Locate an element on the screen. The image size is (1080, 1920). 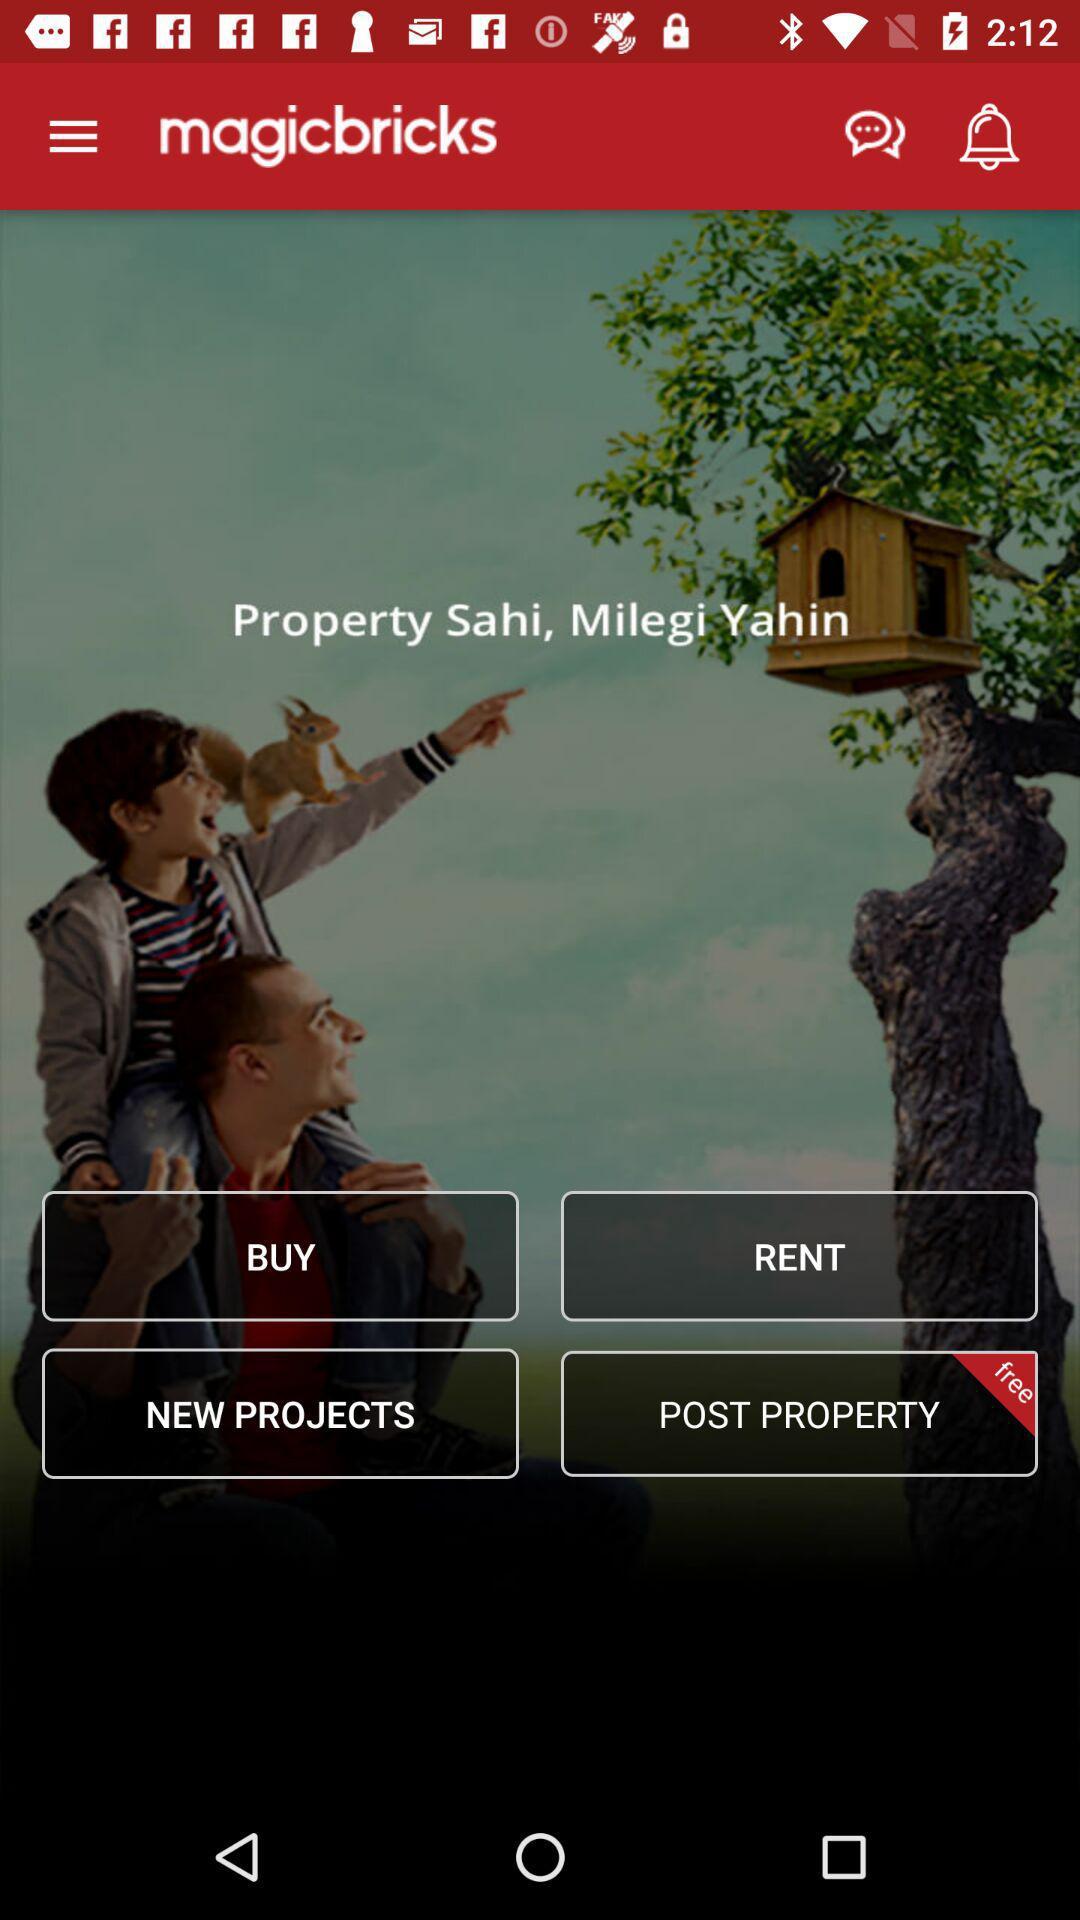
the item on the left is located at coordinates (280, 1255).